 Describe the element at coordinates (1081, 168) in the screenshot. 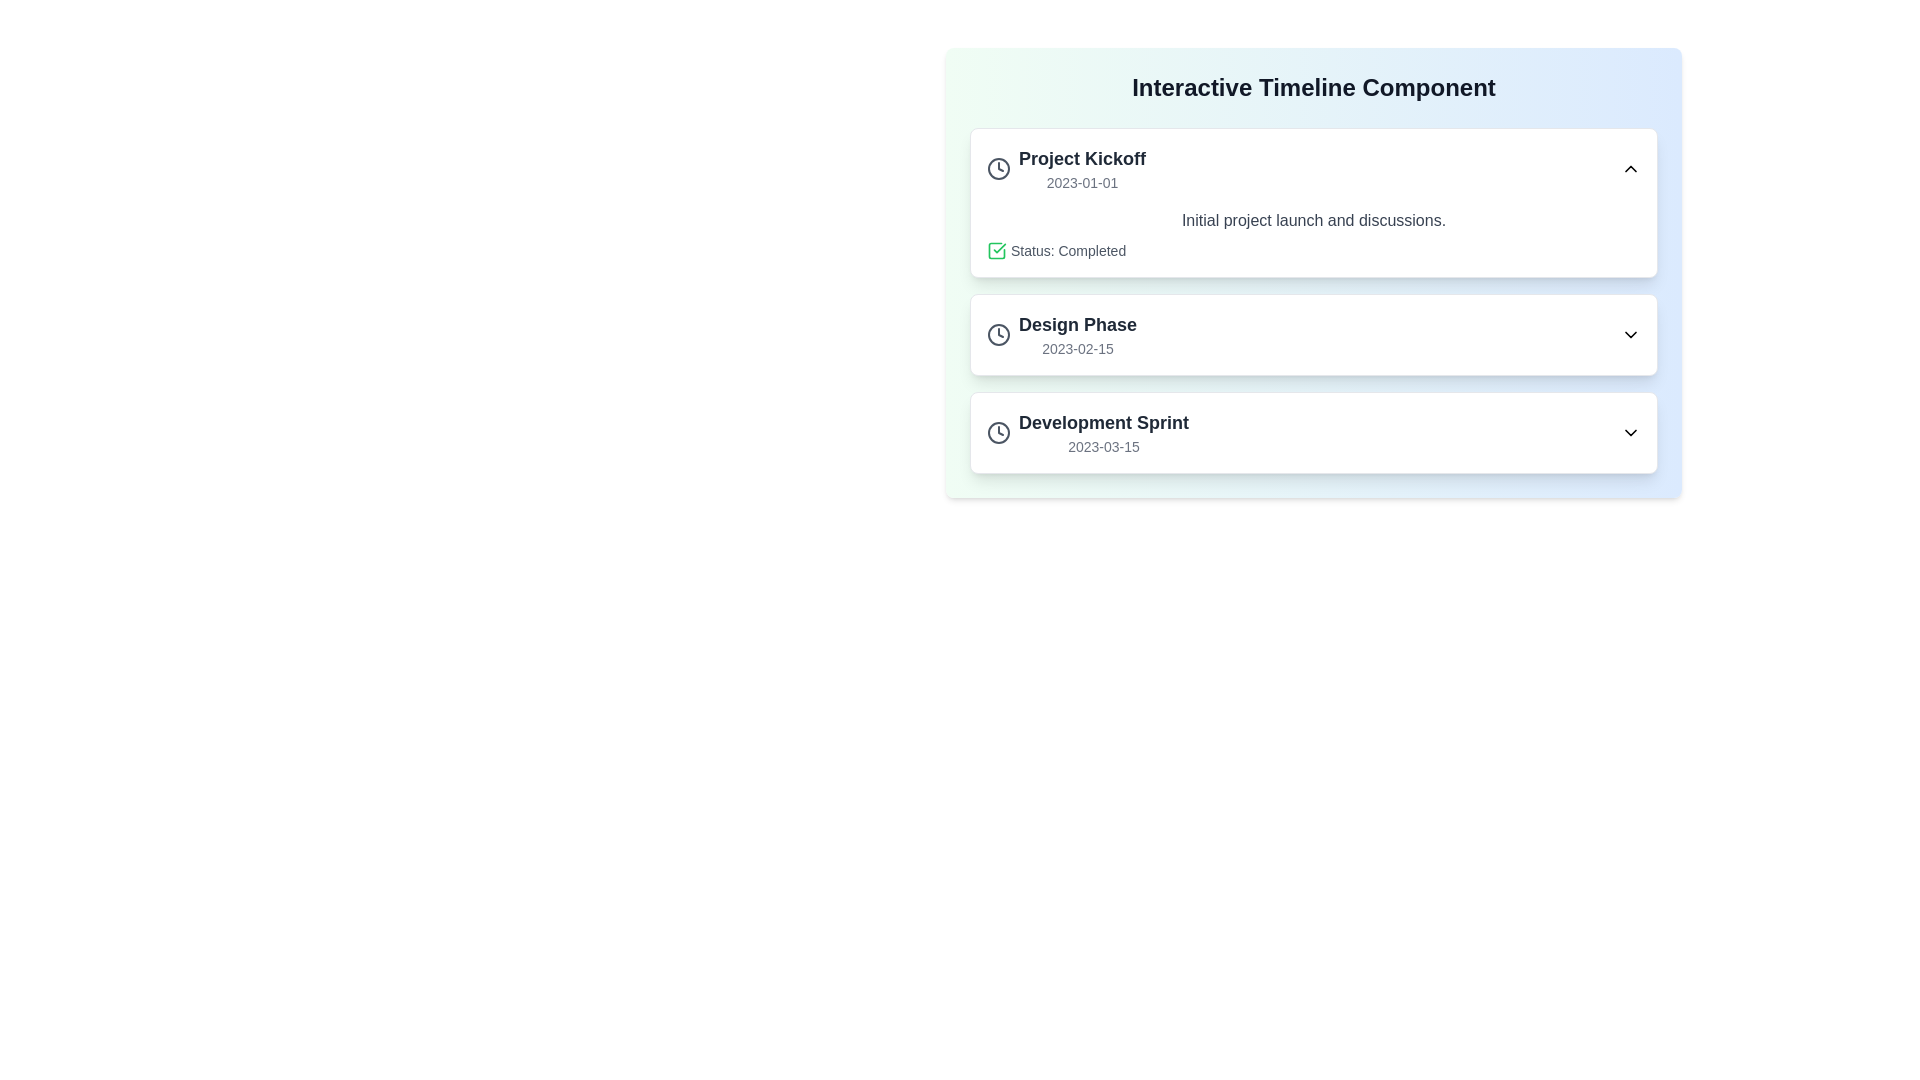

I see `the Text label that provides a title and date for the project kickoff event, which is the first item in a list of events and located near the top of the interface` at that location.